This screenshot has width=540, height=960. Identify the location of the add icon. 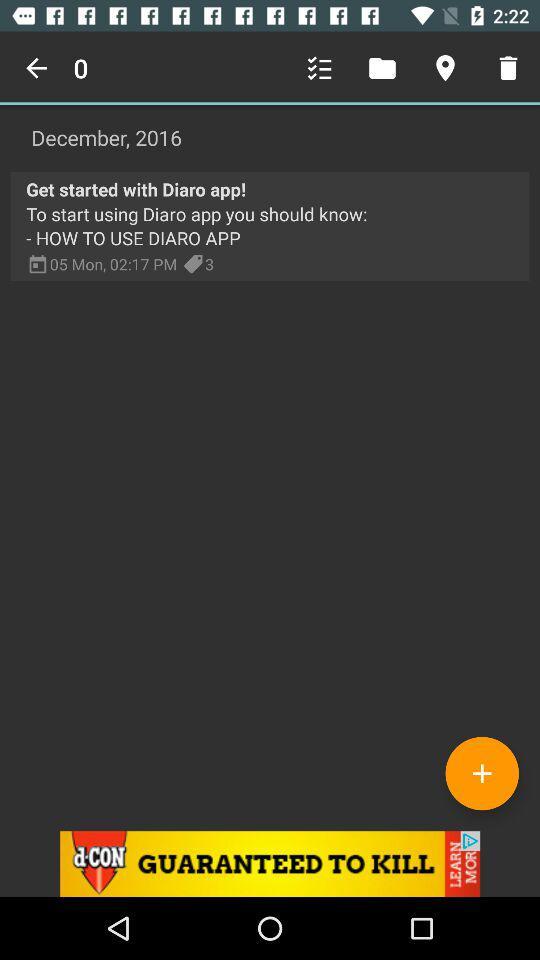
(481, 772).